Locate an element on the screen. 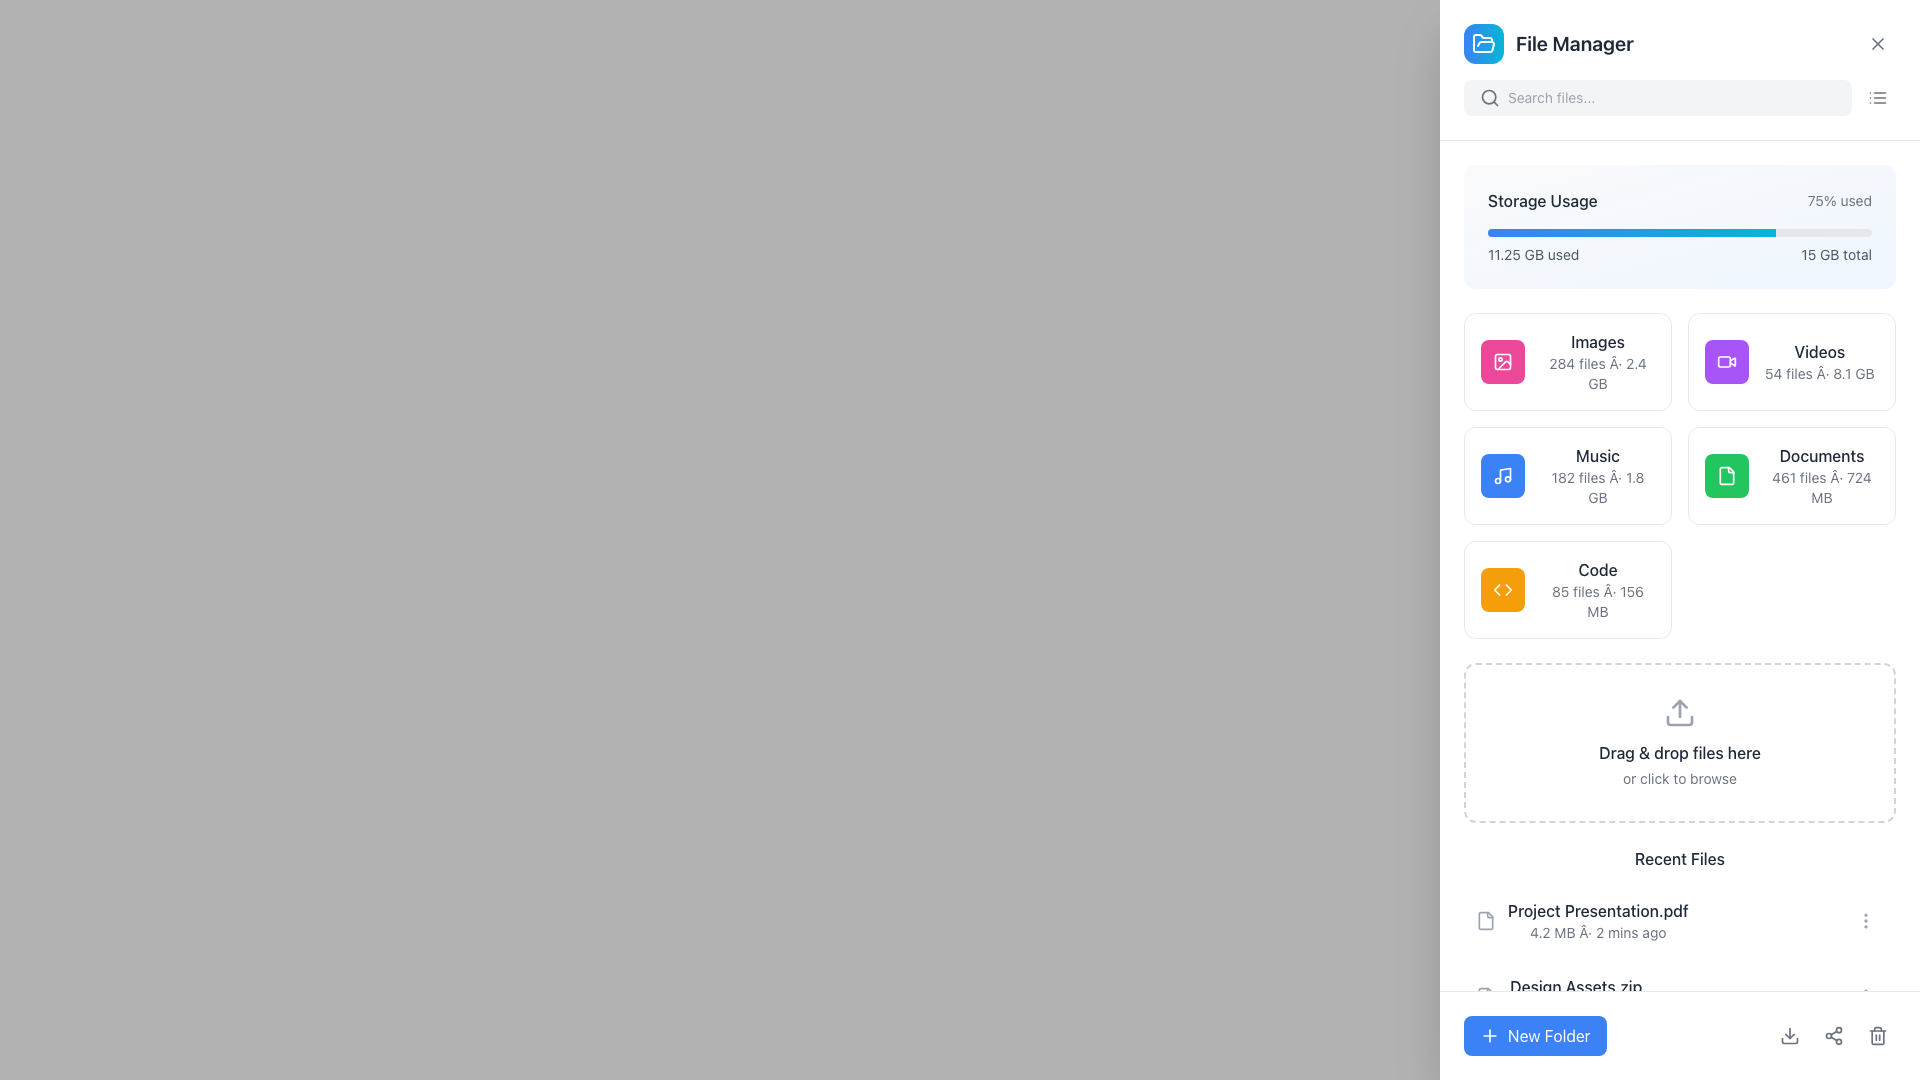  the file upload area located in the 'File Manager' interface, which allows users is located at coordinates (1680, 743).